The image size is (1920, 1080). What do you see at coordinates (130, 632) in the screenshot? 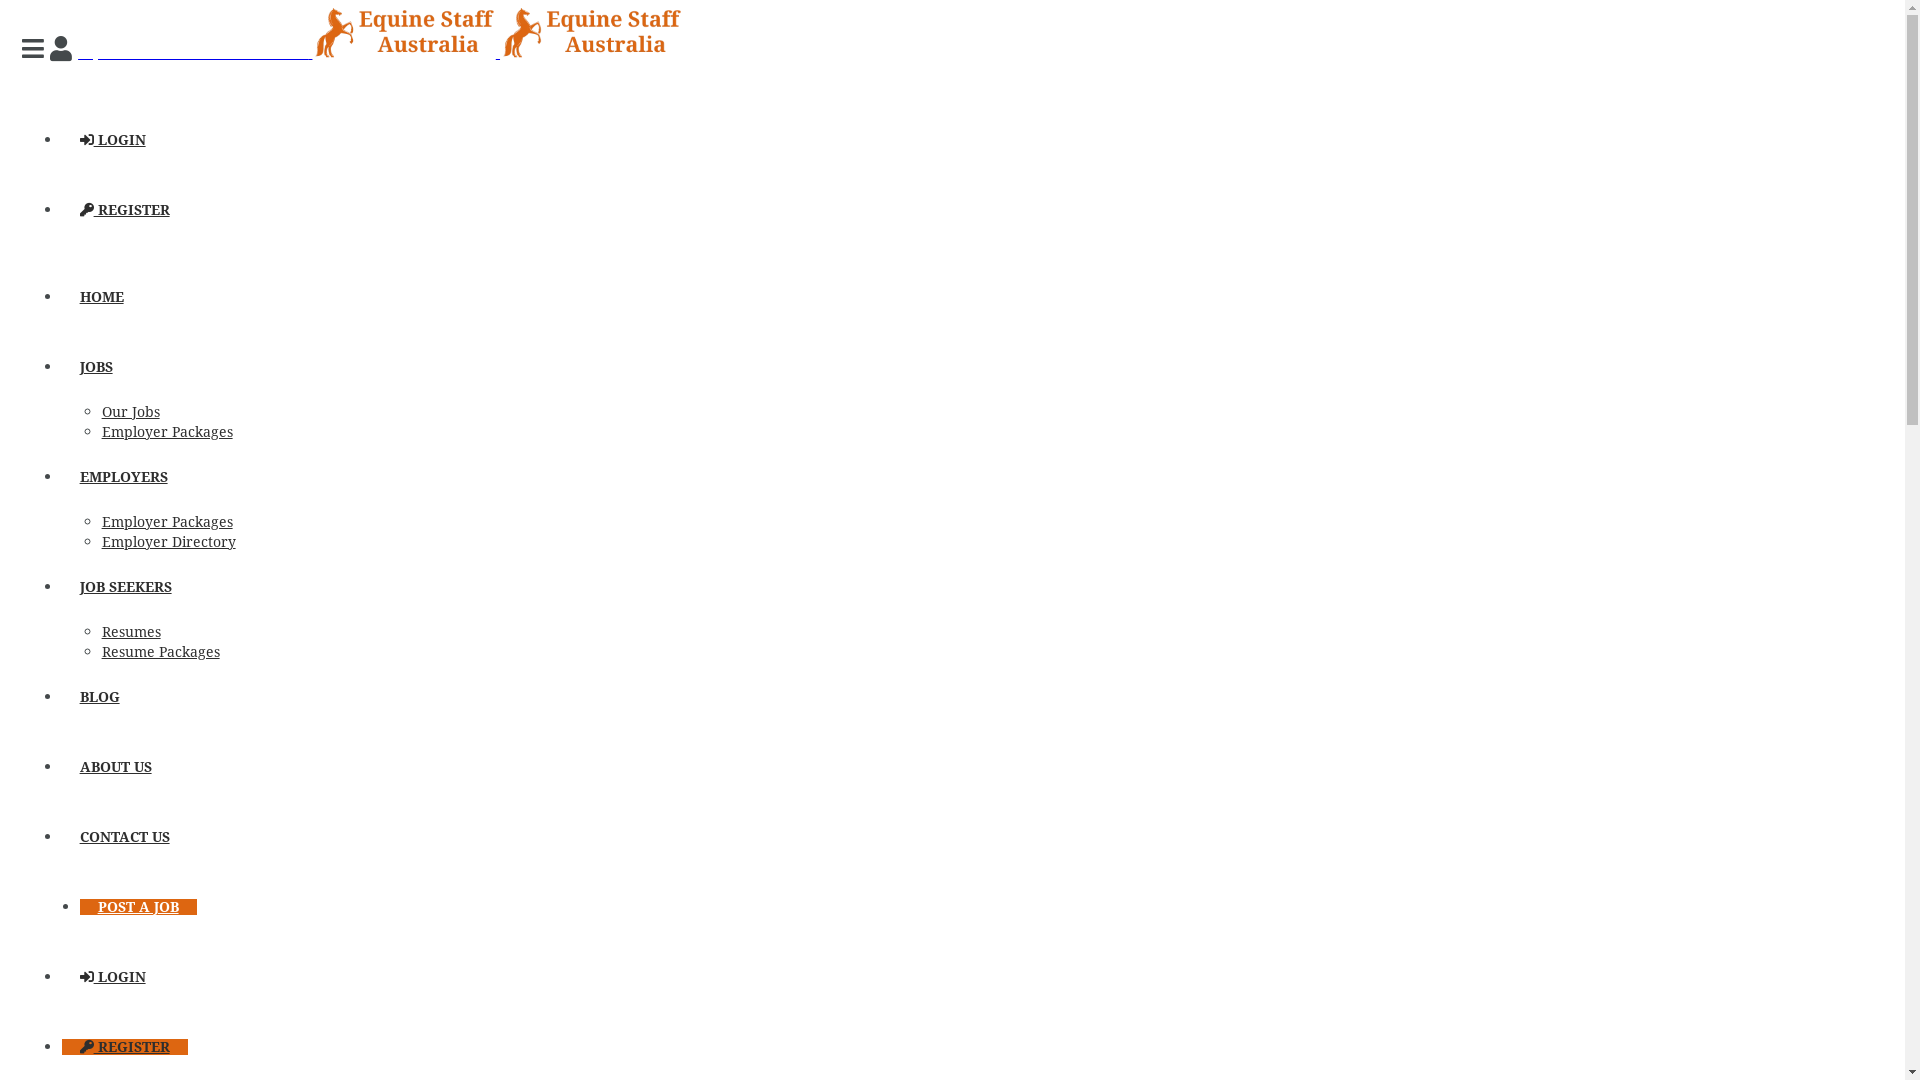
I see `'Resumes'` at bounding box center [130, 632].